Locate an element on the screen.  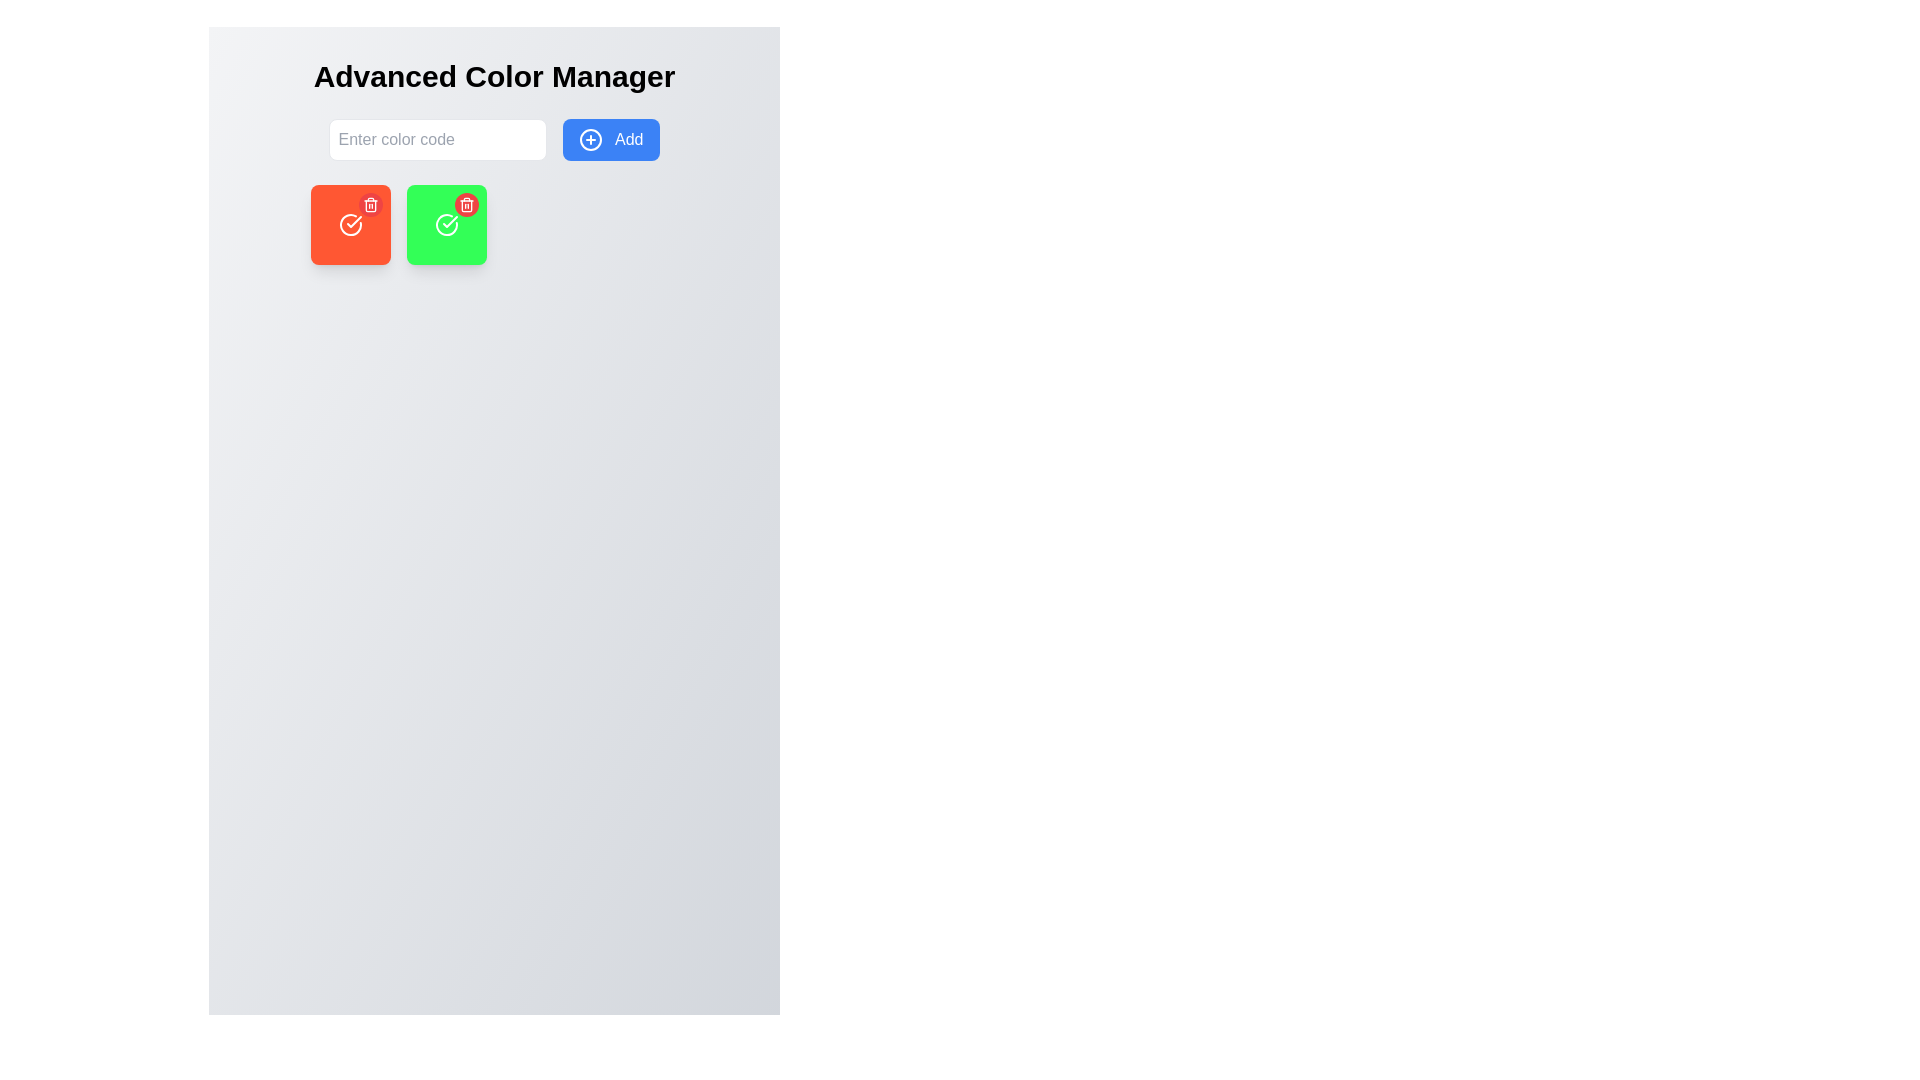
the red button in the top right corner of the green card located in the second column of the card grid is located at coordinates (465, 204).